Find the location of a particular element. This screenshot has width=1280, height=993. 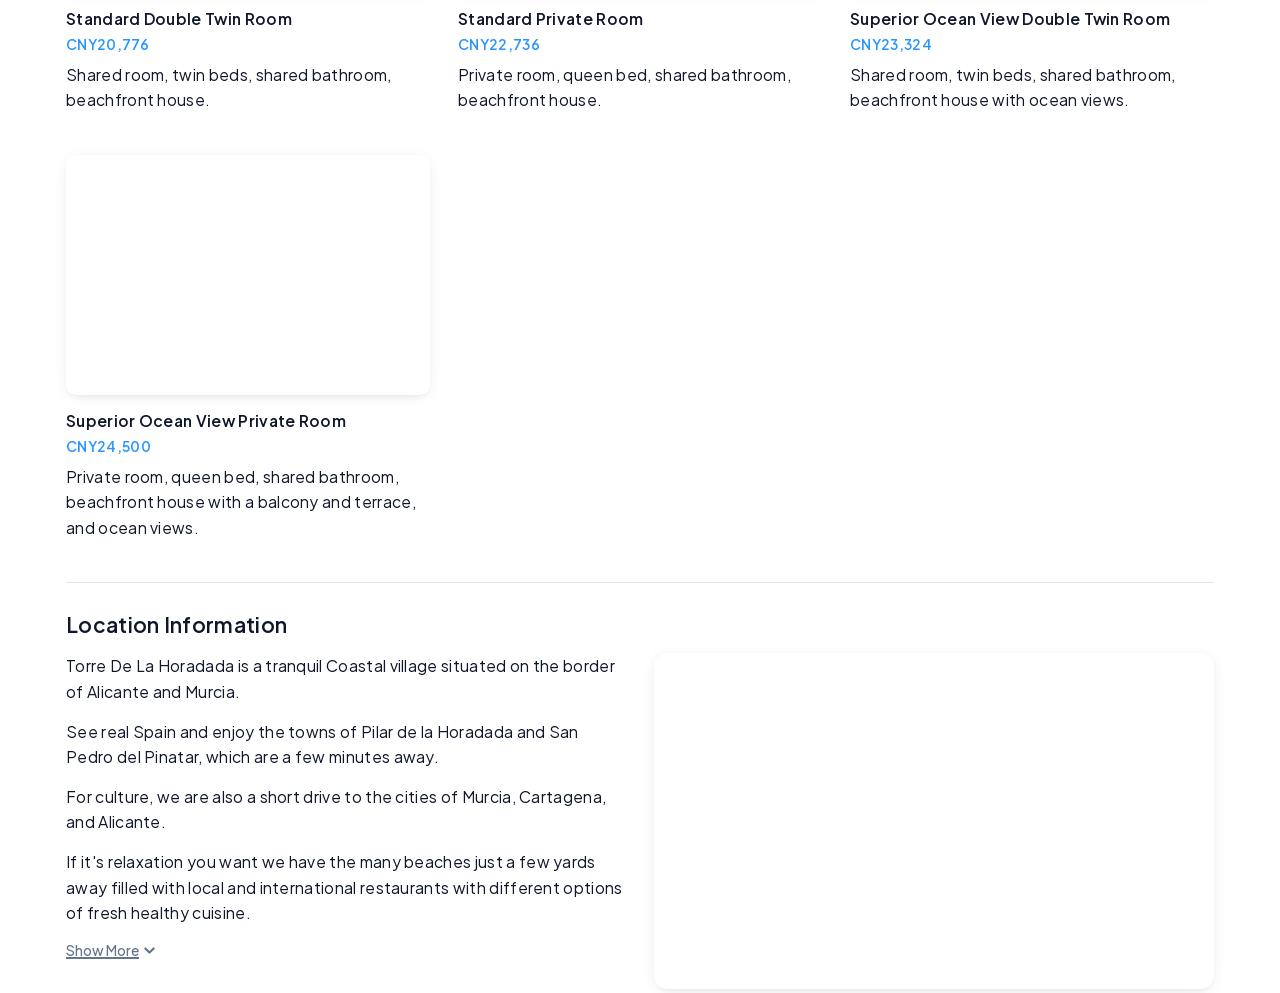

'Show More' is located at coordinates (101, 948).